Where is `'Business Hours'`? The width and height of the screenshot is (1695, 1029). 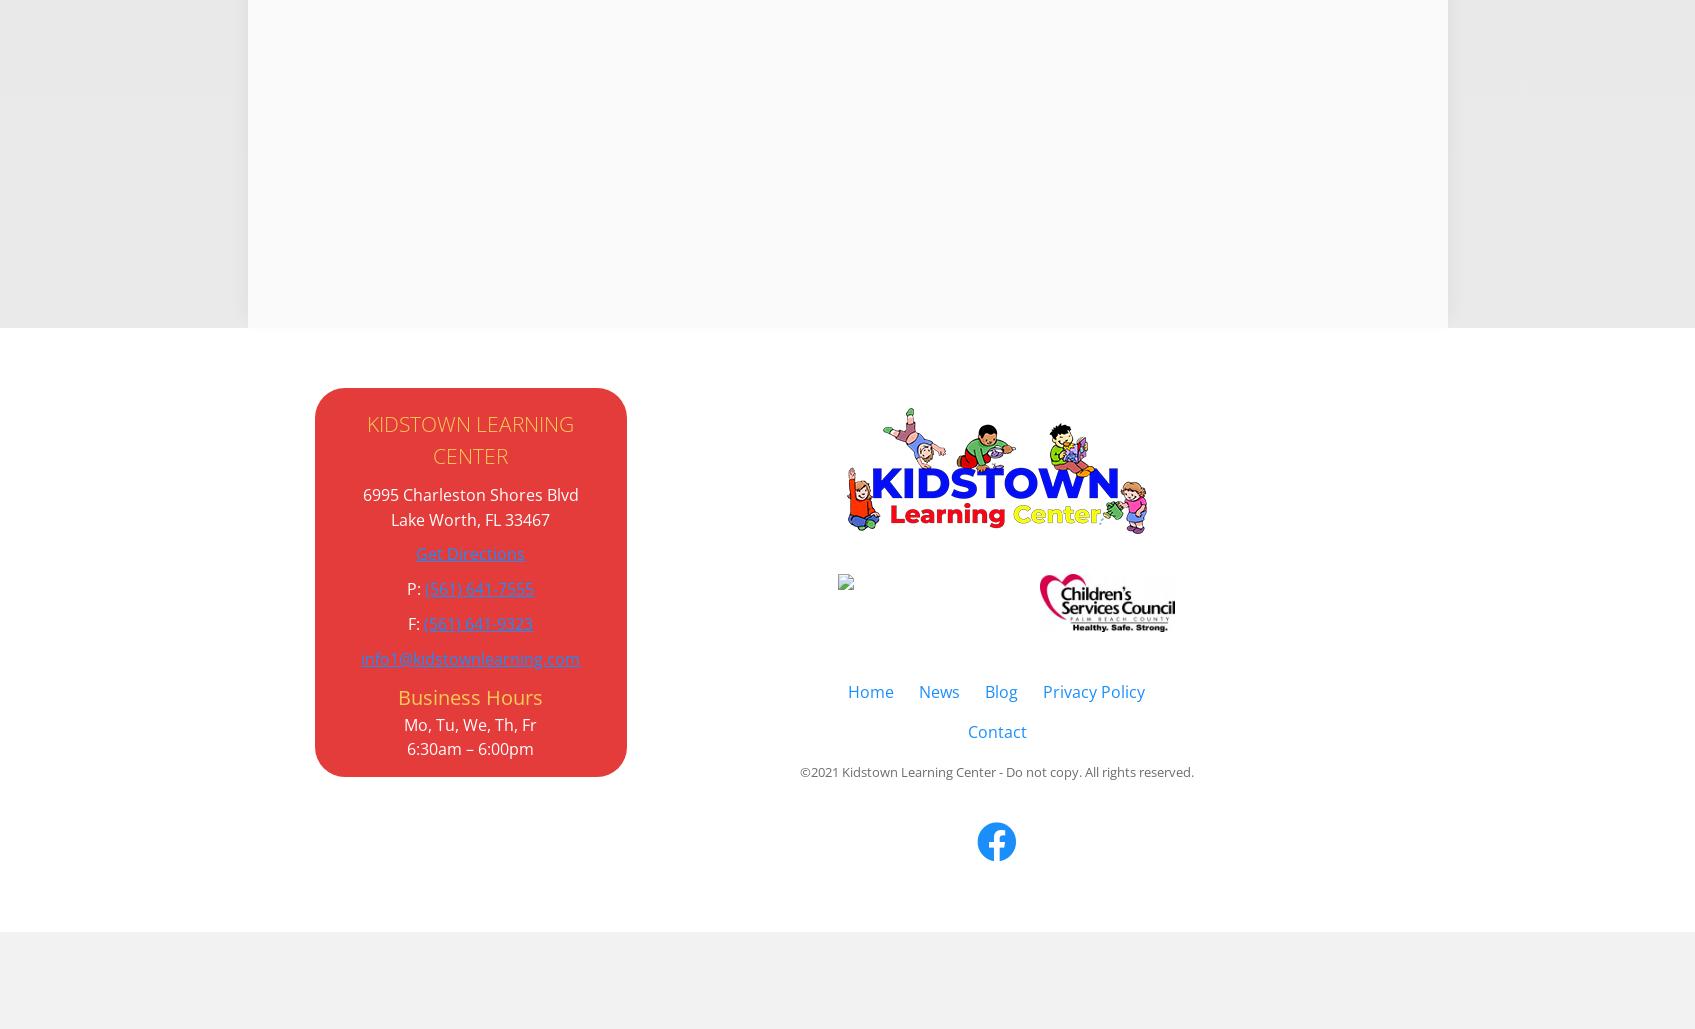 'Business Hours' is located at coordinates (469, 695).